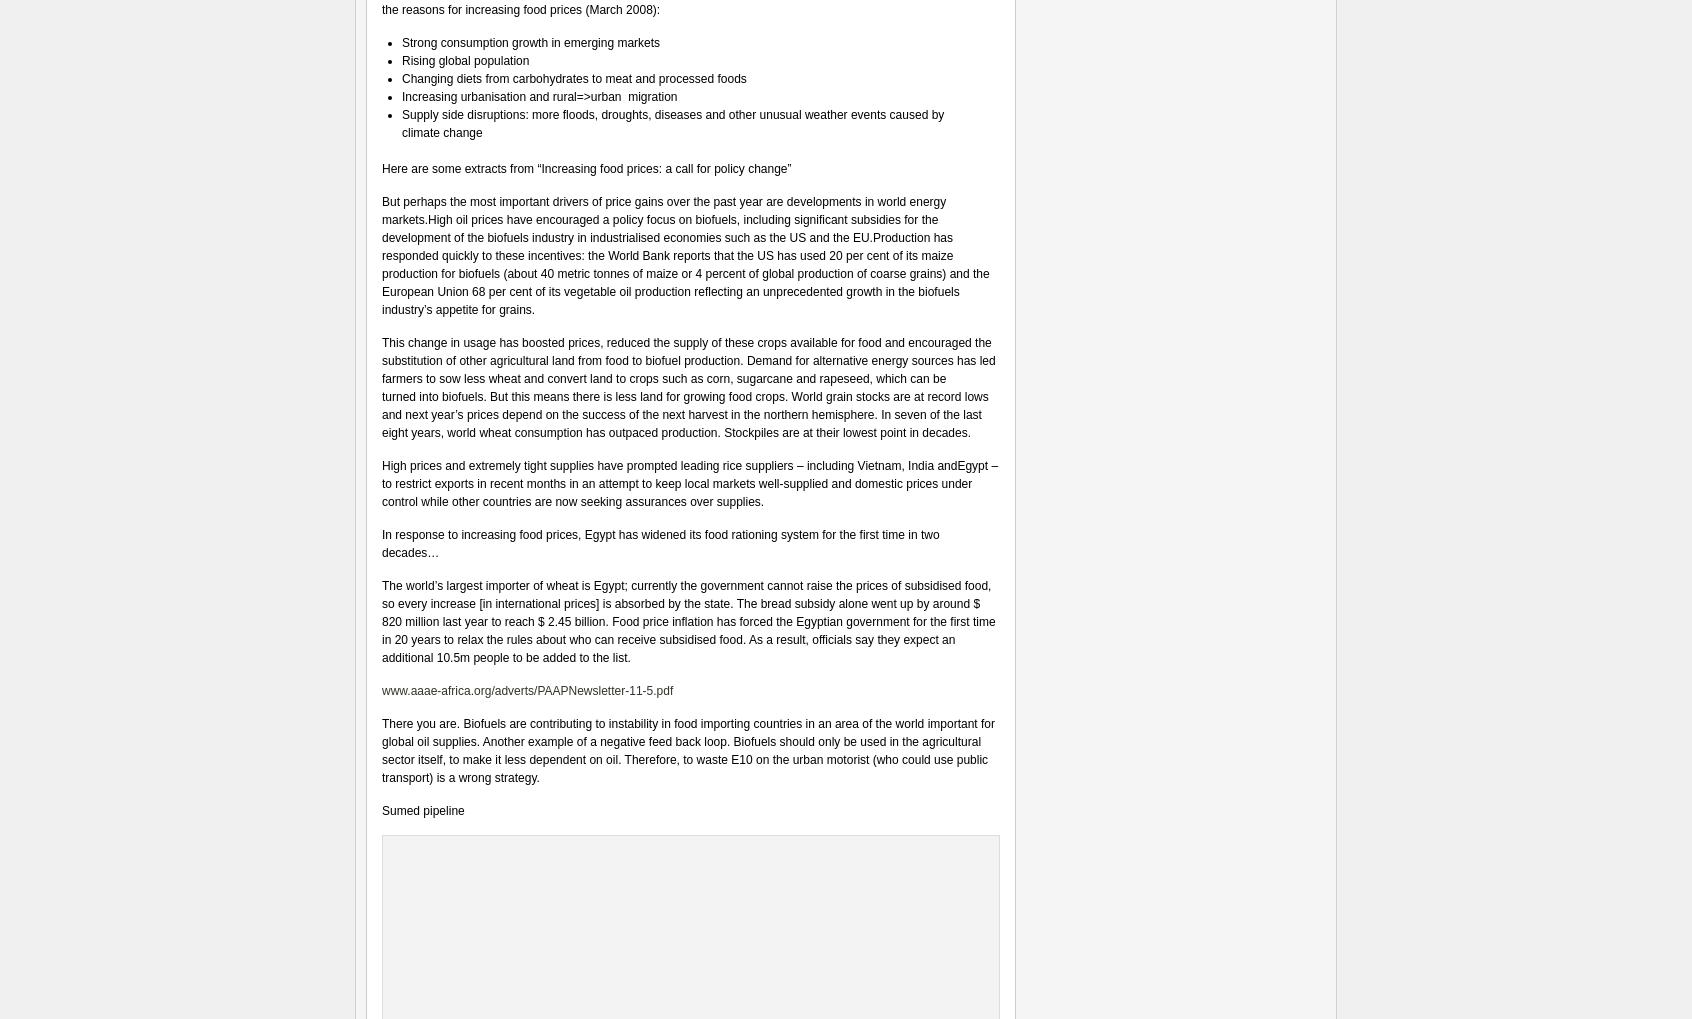  I want to click on 'Changing diets from carbohydrates to meat and processed foods', so click(572, 78).